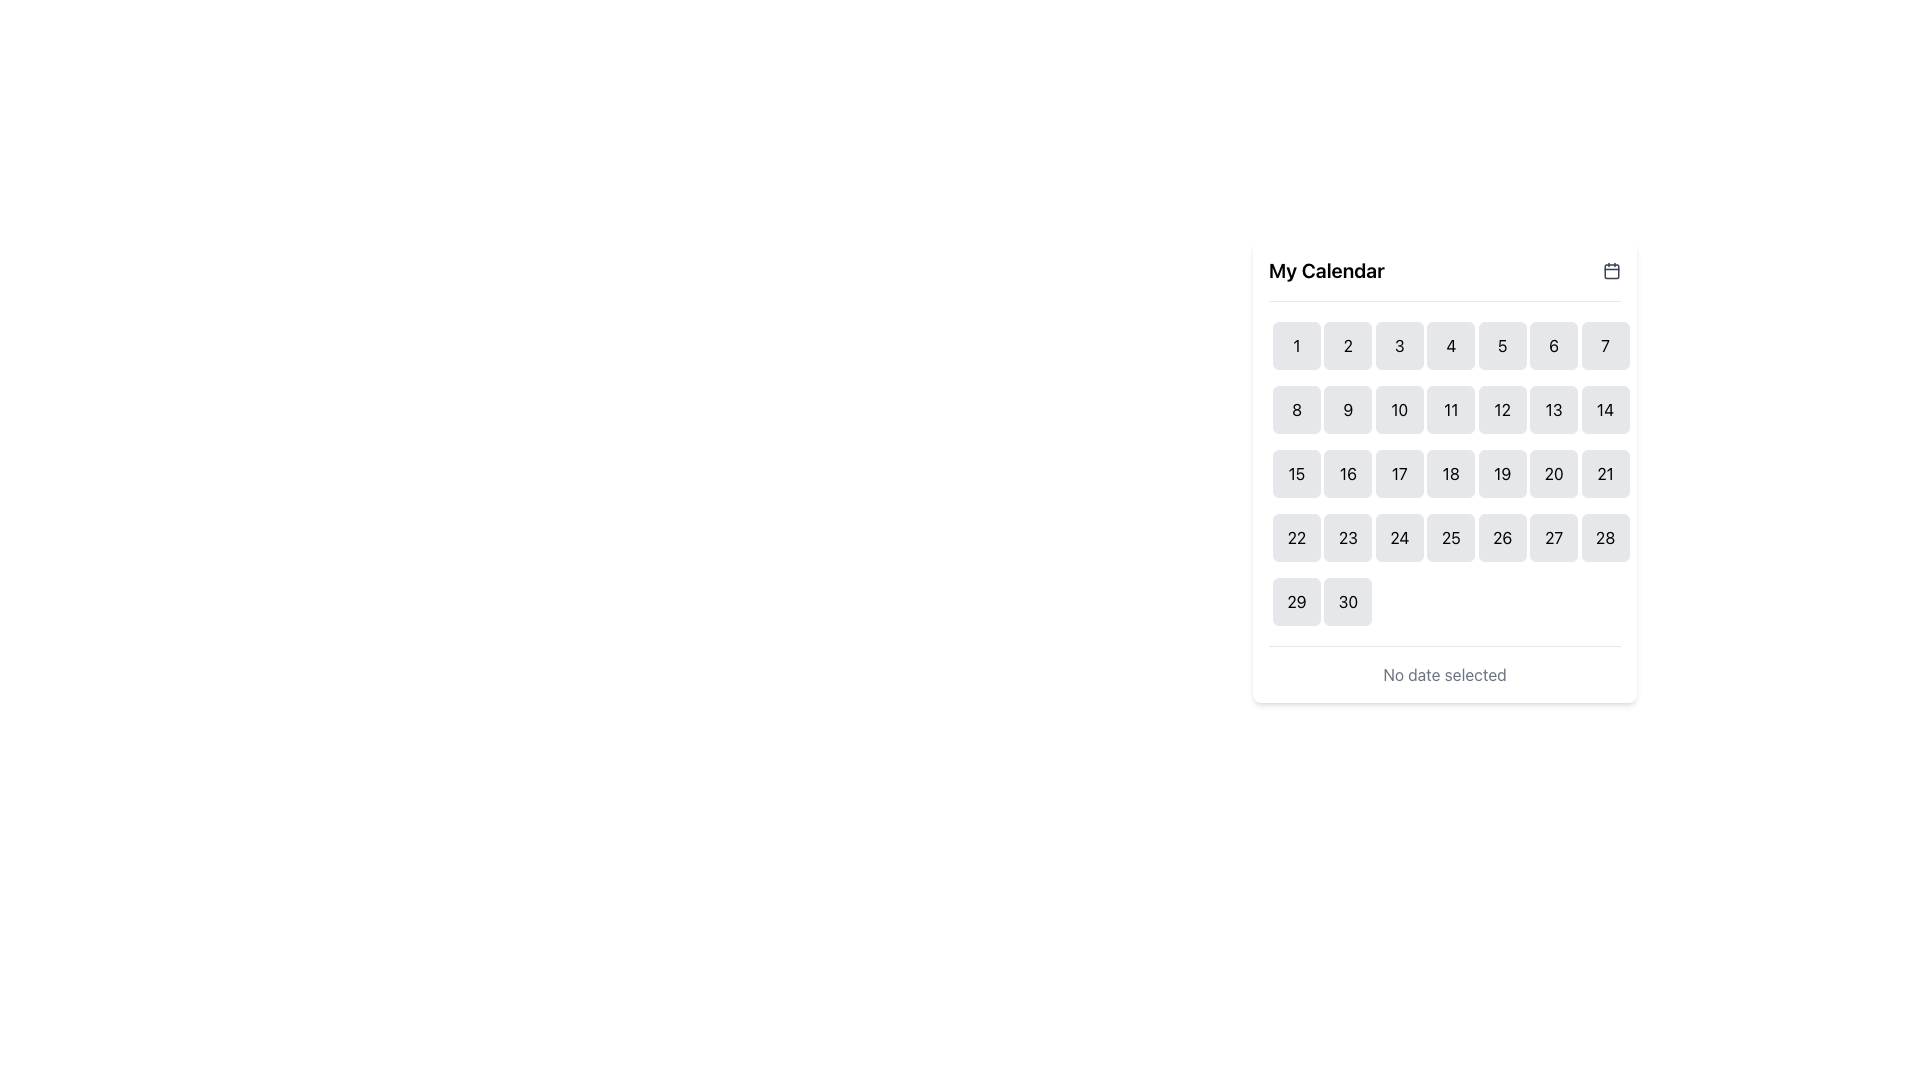 The height and width of the screenshot is (1080, 1920). Describe the element at coordinates (1398, 474) in the screenshot. I see `the date selector button for the date '17' in the calendar grid by` at that location.